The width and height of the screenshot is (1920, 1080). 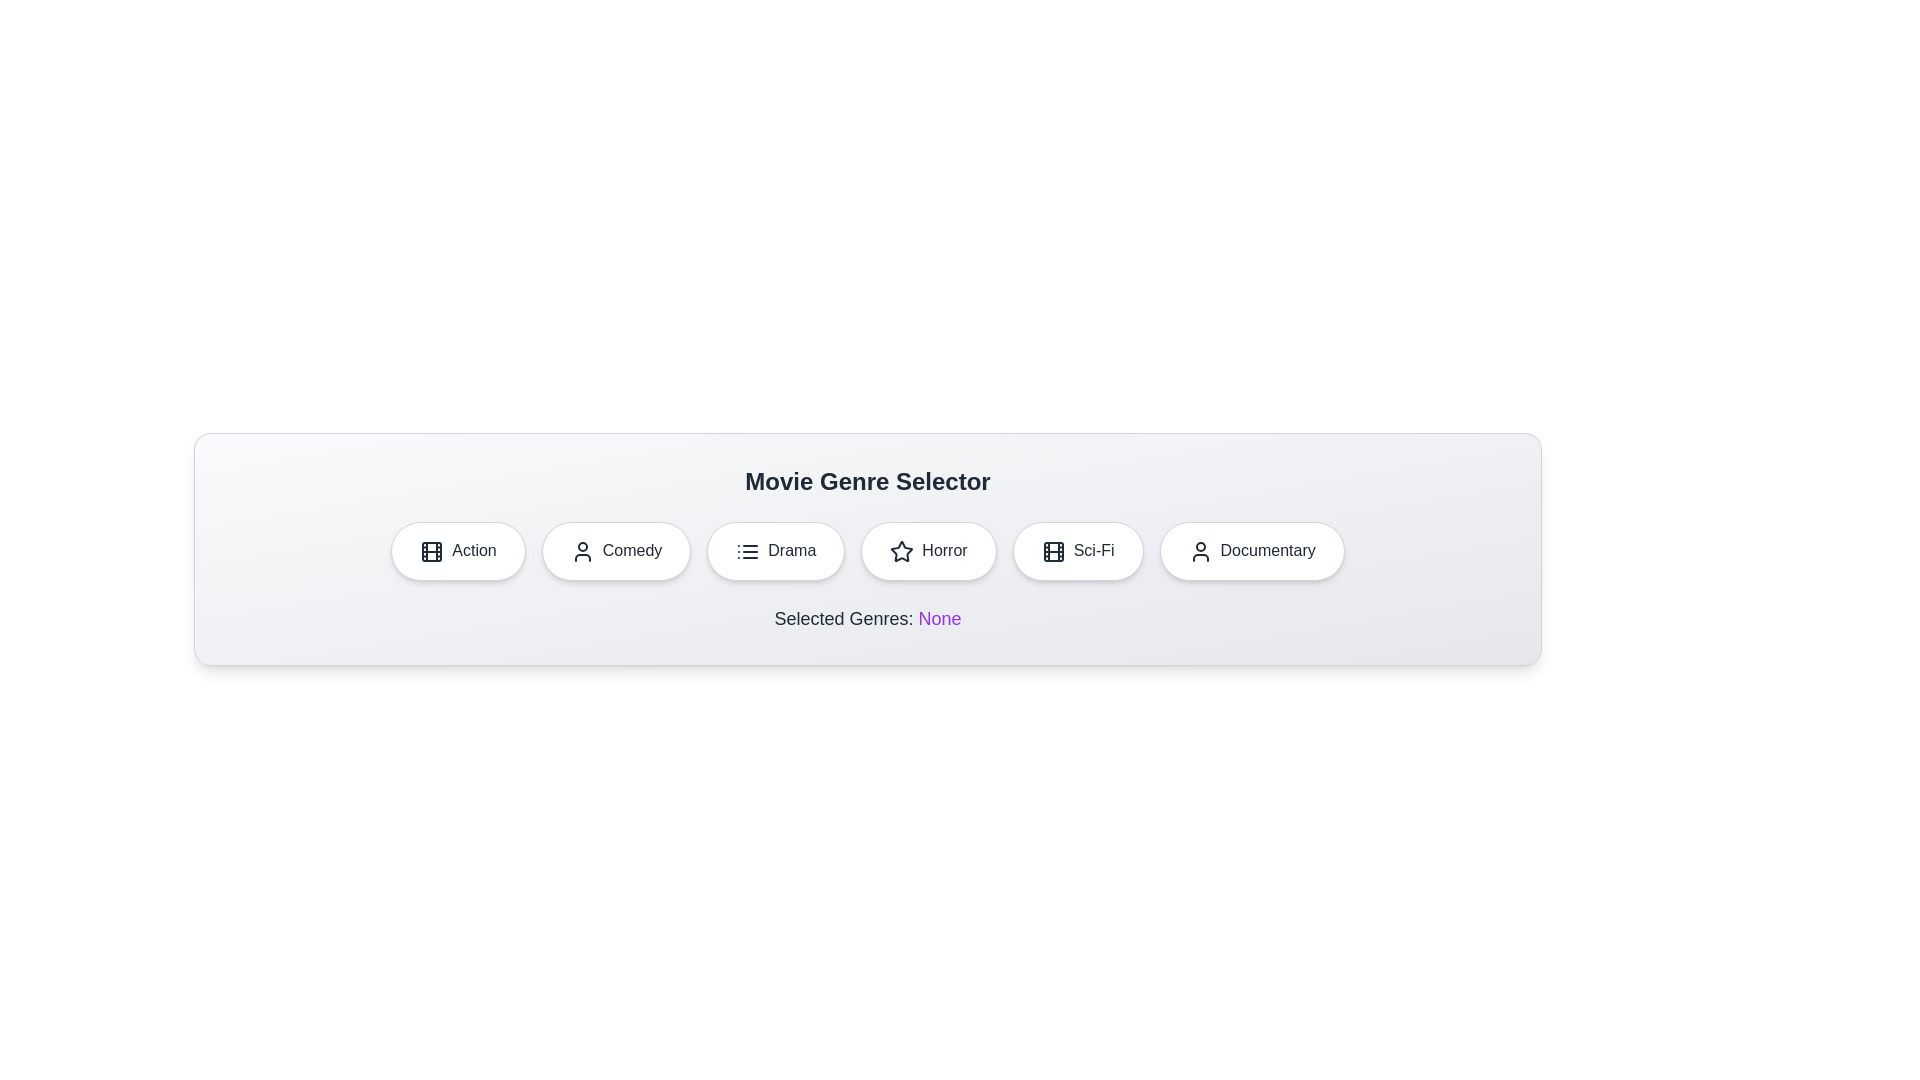 I want to click on the star icon located to the left of the 'Horror' text within the 'Horror' button, which is the third button from the left in the genre selection group, so click(x=901, y=551).